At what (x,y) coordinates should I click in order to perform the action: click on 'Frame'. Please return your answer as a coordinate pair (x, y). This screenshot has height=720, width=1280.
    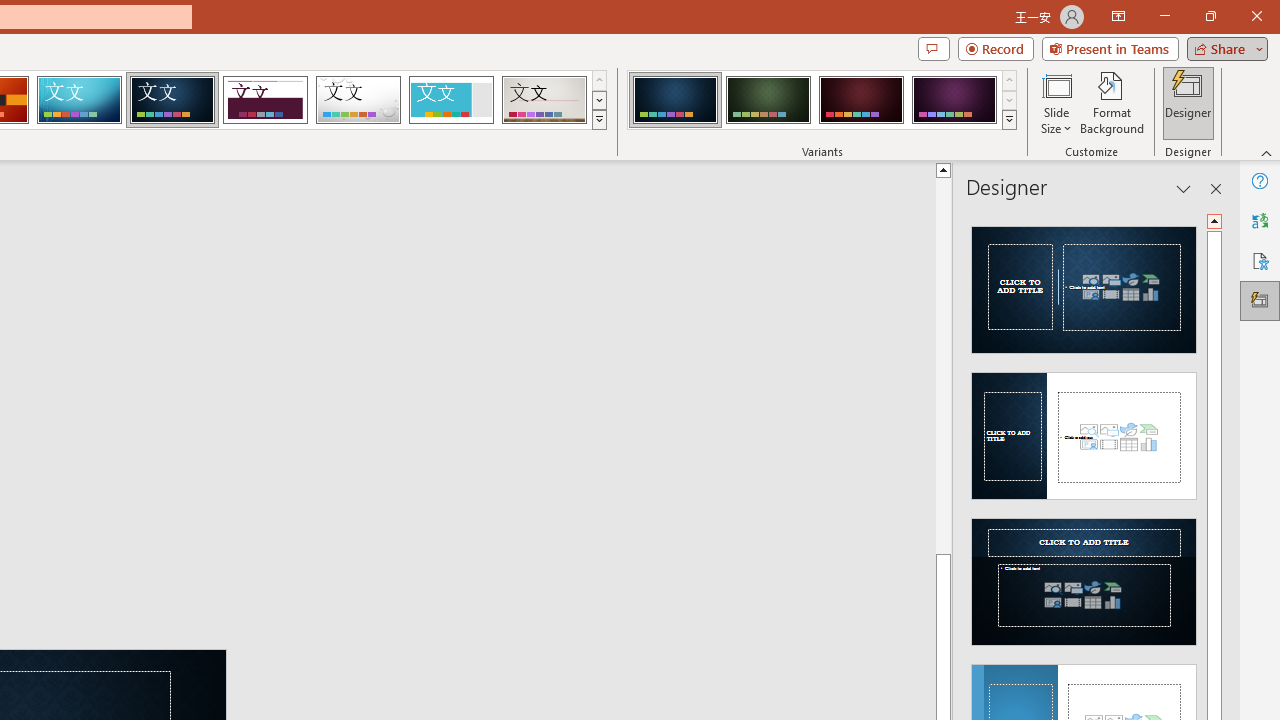
    Looking at the image, I should click on (450, 100).